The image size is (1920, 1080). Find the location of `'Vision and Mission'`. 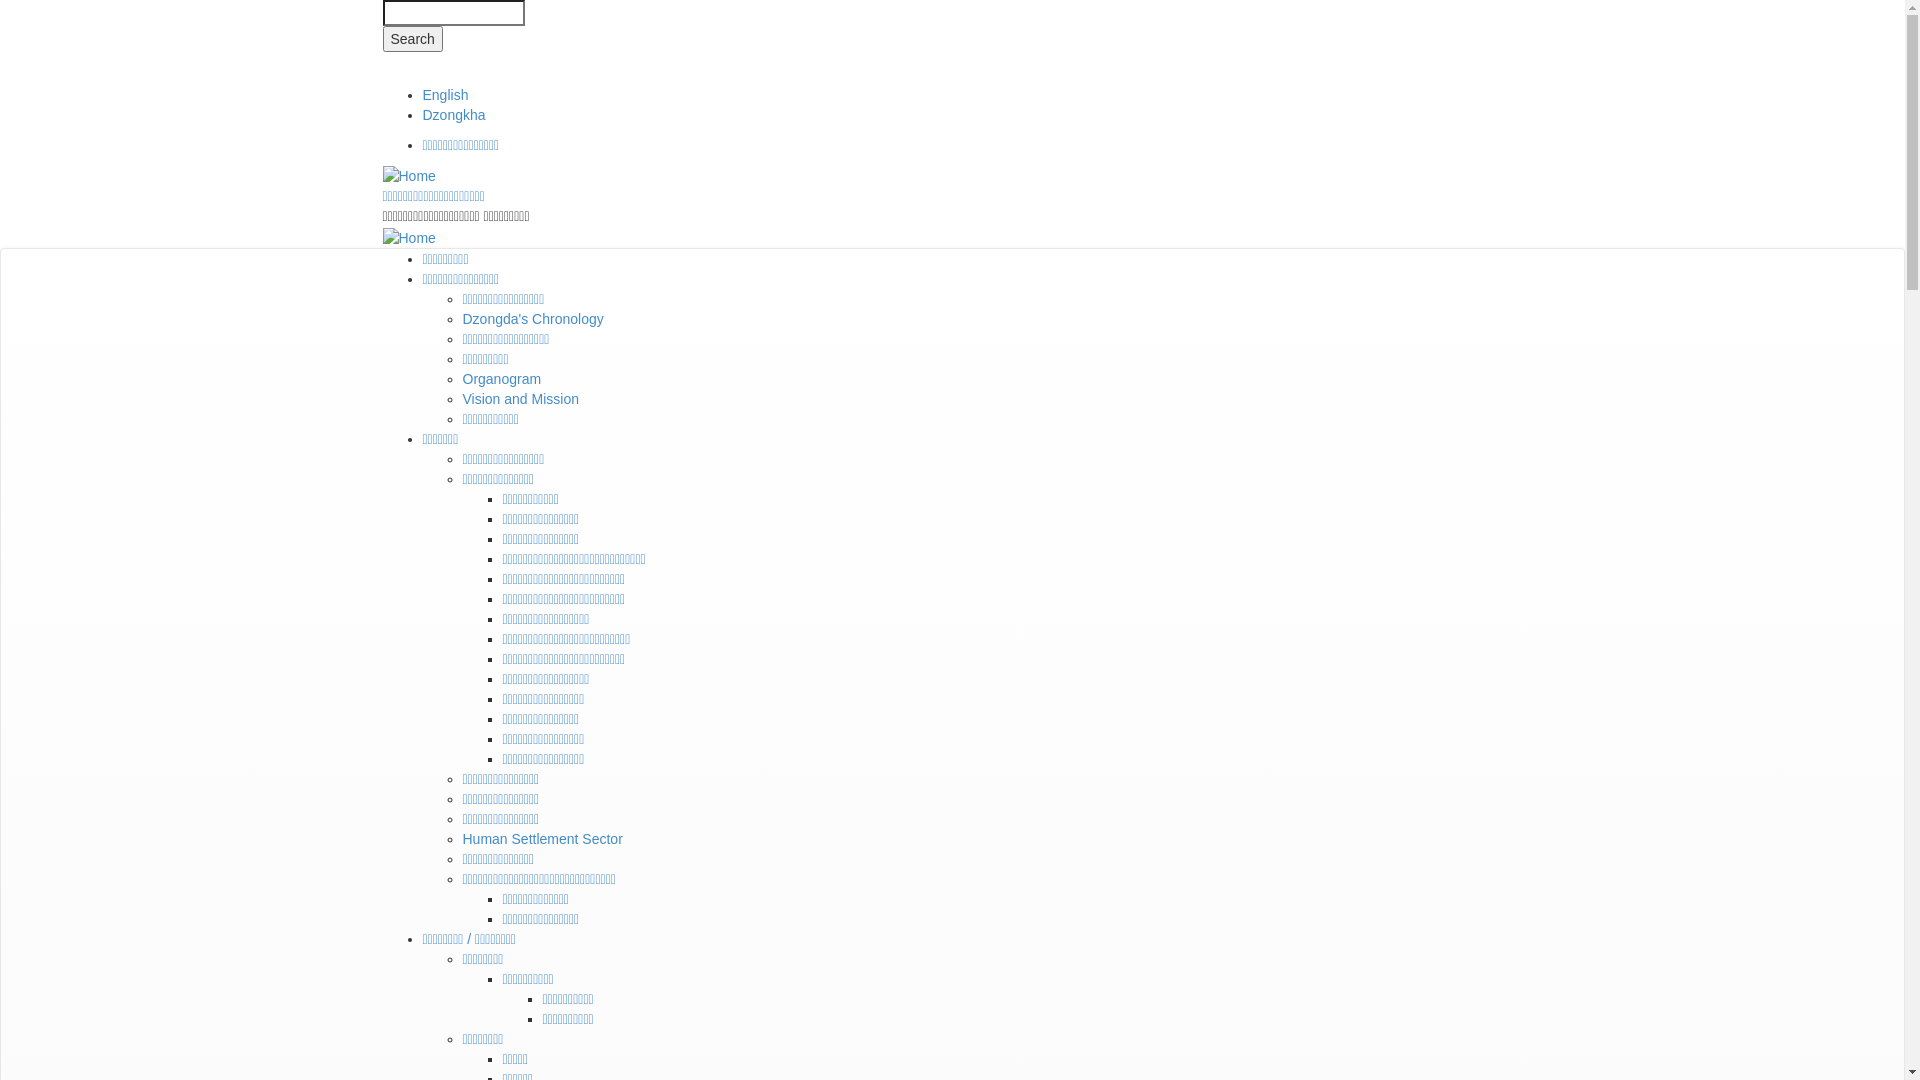

'Vision and Mission' is located at coordinates (519, 398).